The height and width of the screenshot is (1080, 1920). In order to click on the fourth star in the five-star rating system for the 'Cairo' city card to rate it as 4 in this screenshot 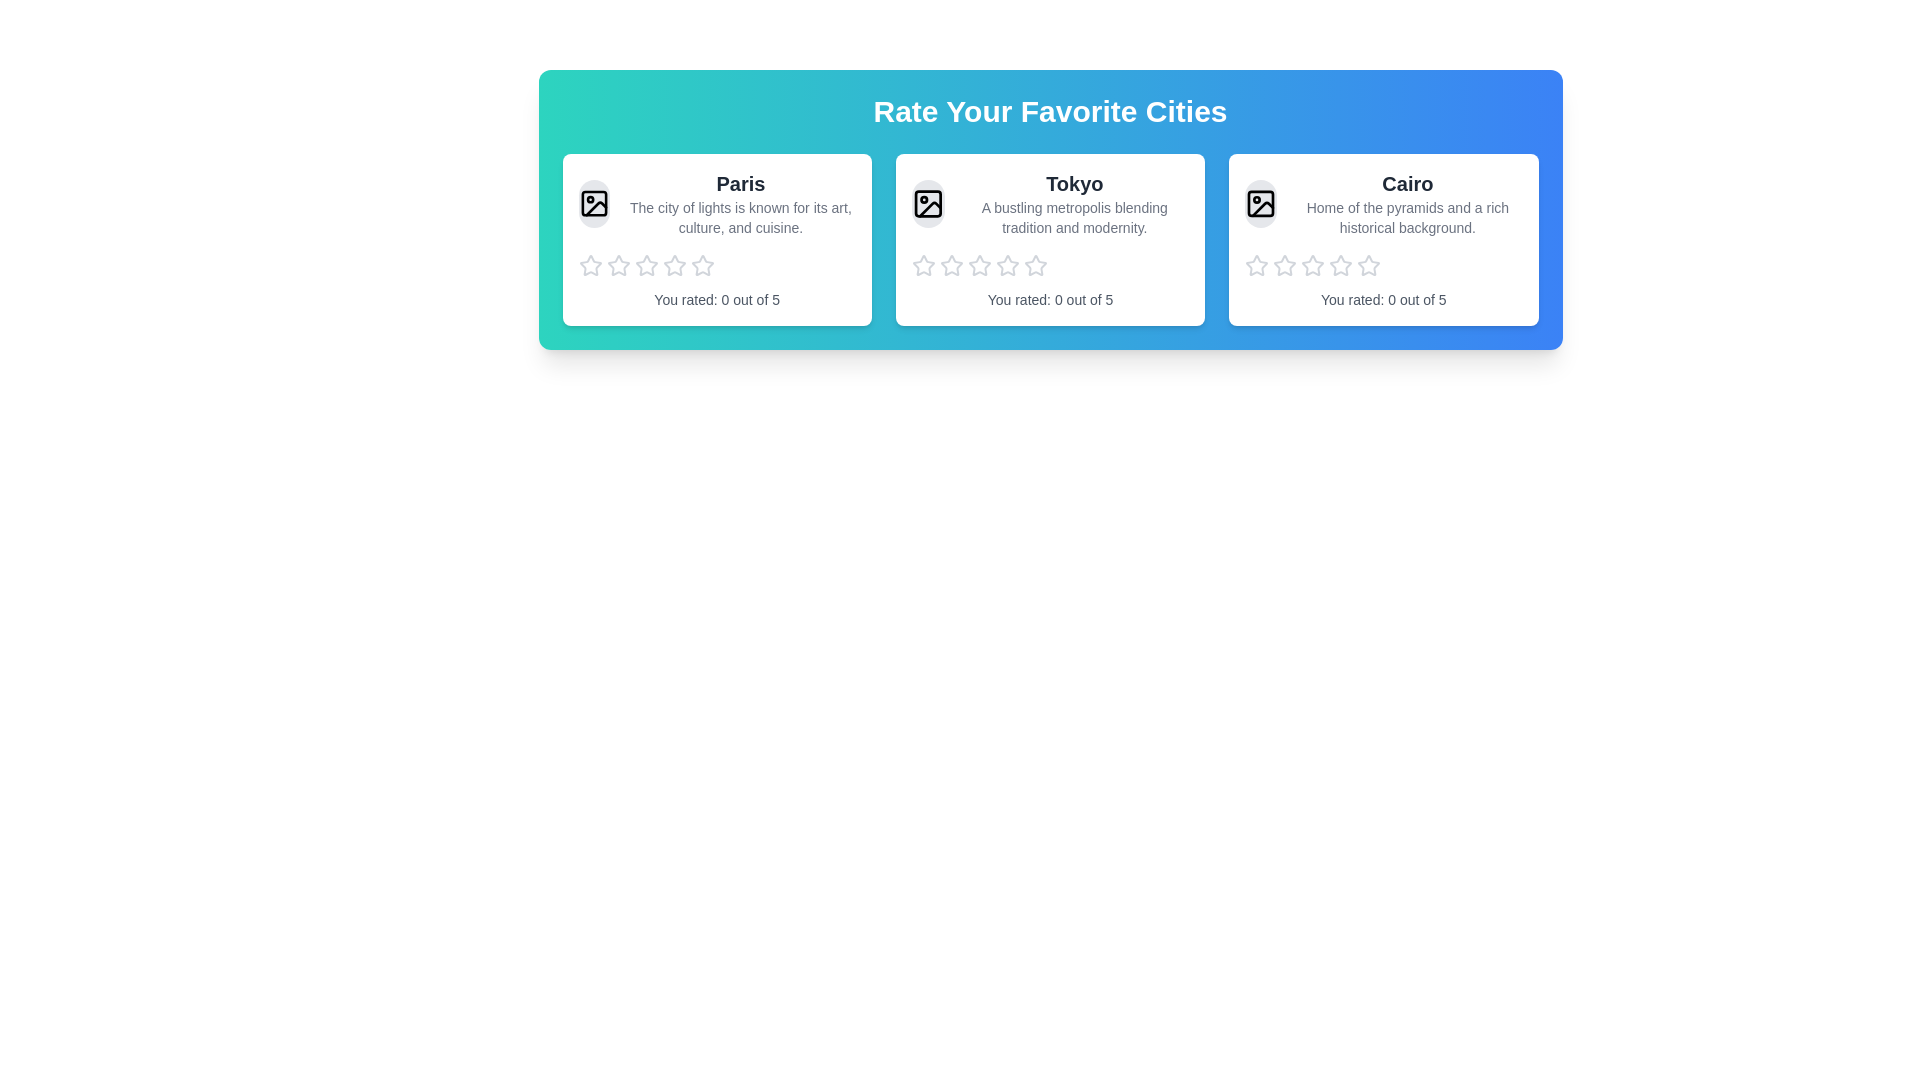, I will do `click(1313, 265)`.